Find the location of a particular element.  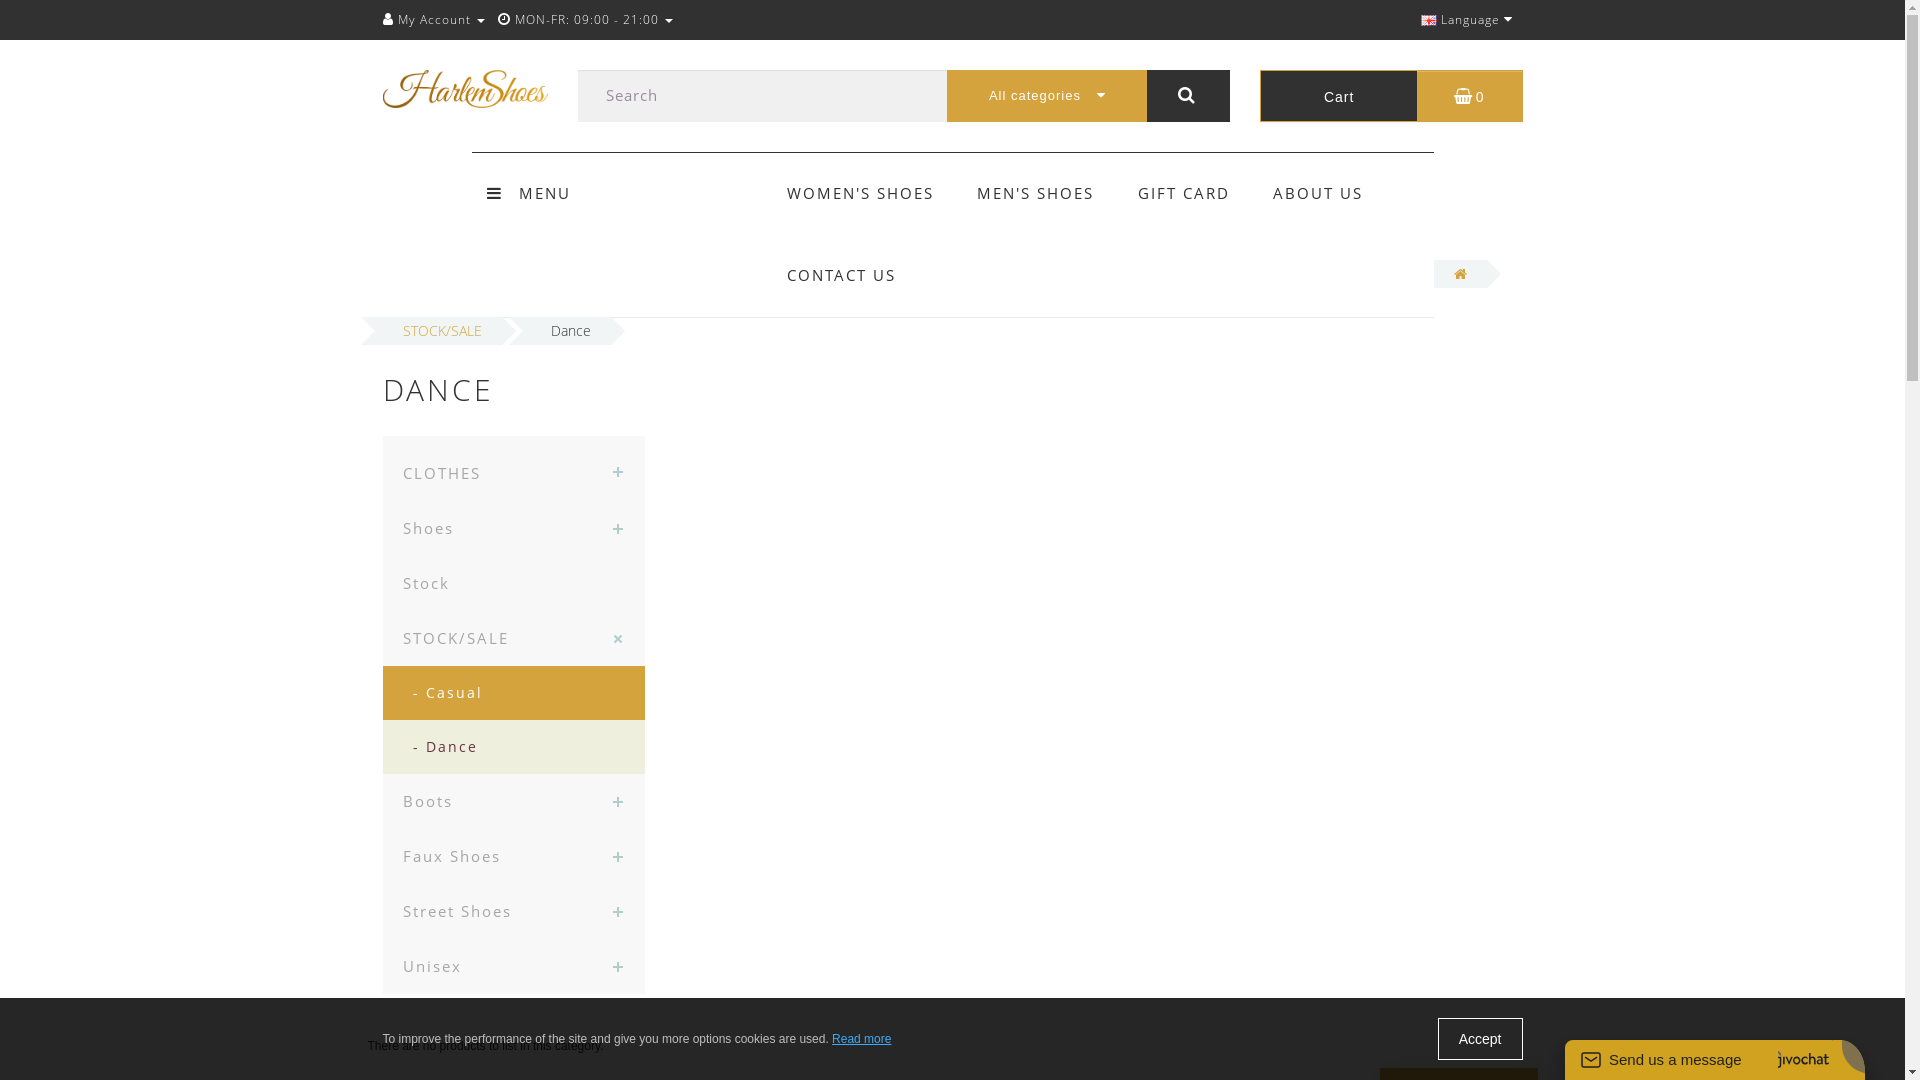

'Cart is located at coordinates (1390, 96).